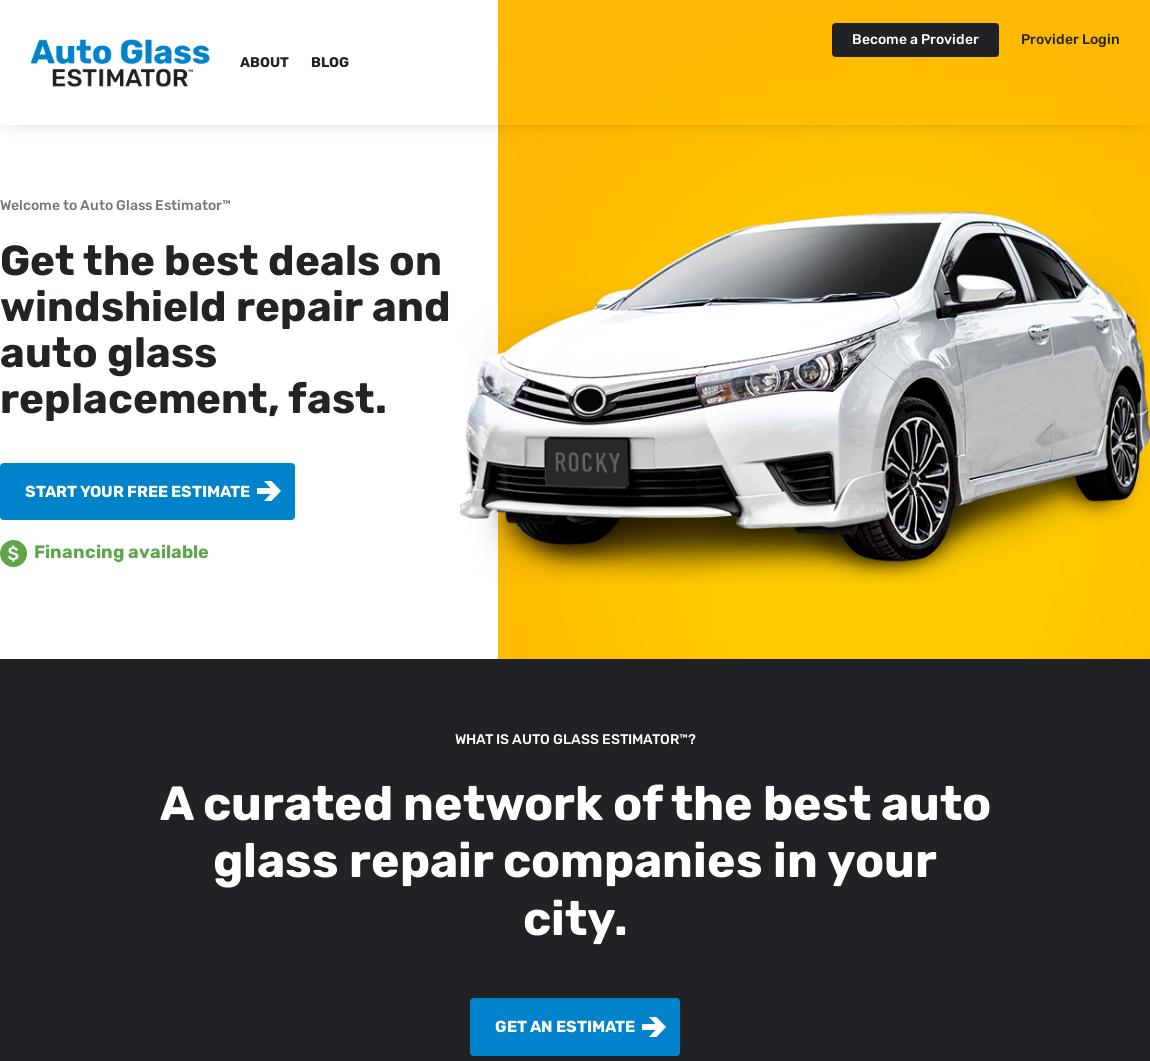 The width and height of the screenshot is (1150, 1061). I want to click on 'Provider Login', so click(1069, 39).